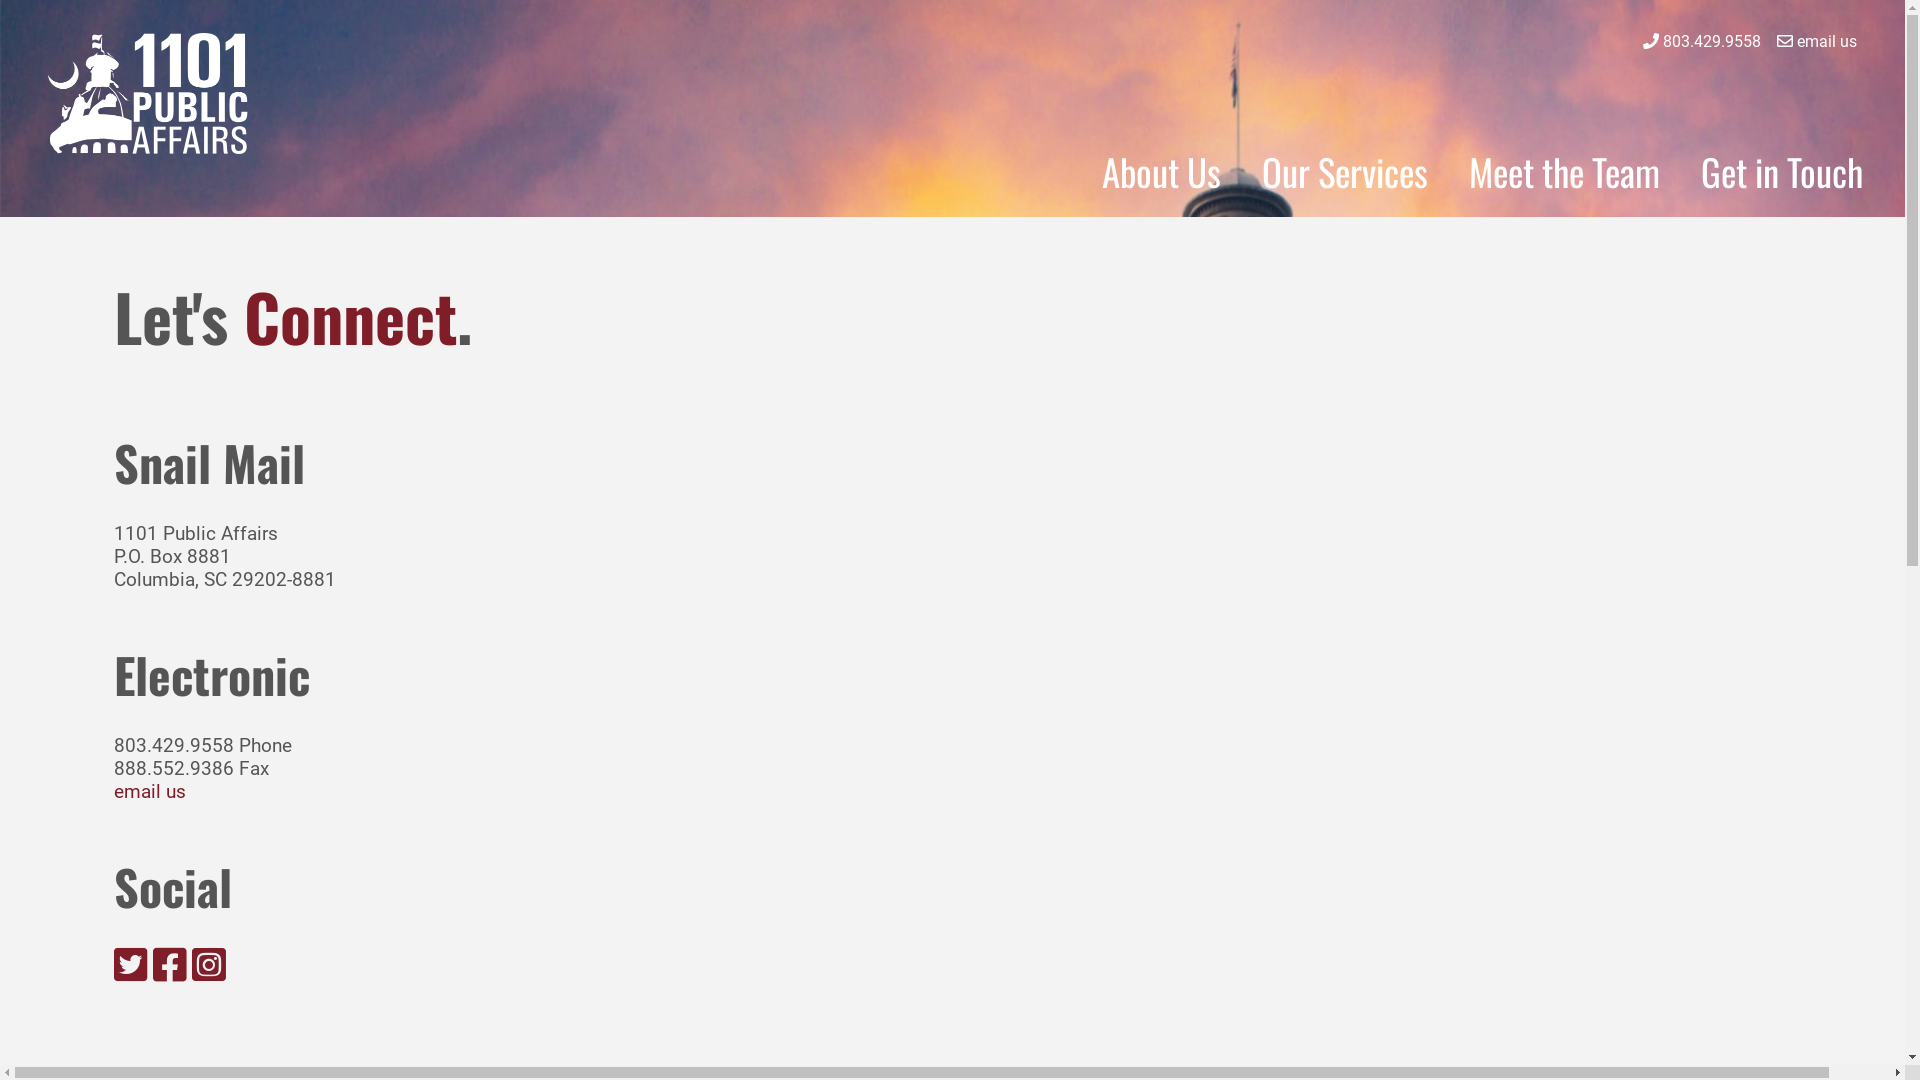 This screenshot has width=1920, height=1080. I want to click on 'Twitter', so click(129, 971).